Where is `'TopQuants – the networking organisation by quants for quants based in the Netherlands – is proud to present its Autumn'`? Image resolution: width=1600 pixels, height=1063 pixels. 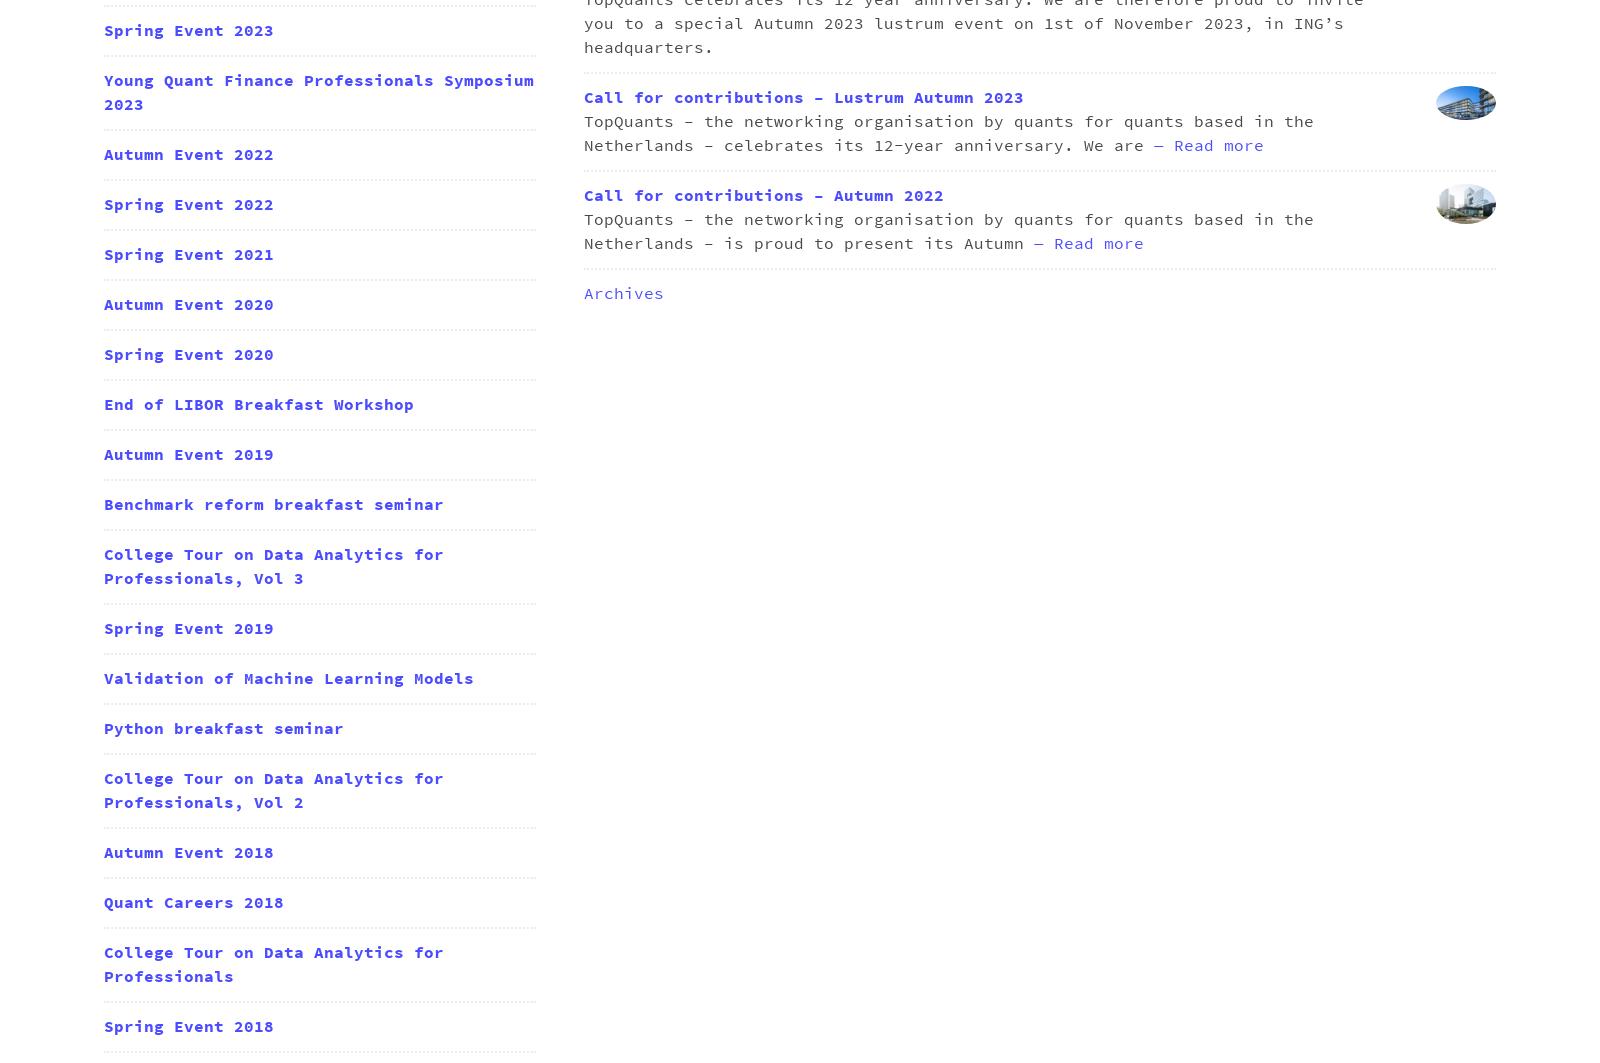
'TopQuants – the networking organisation by quants for quants based in the Netherlands – is proud to present its Autumn' is located at coordinates (947, 232).